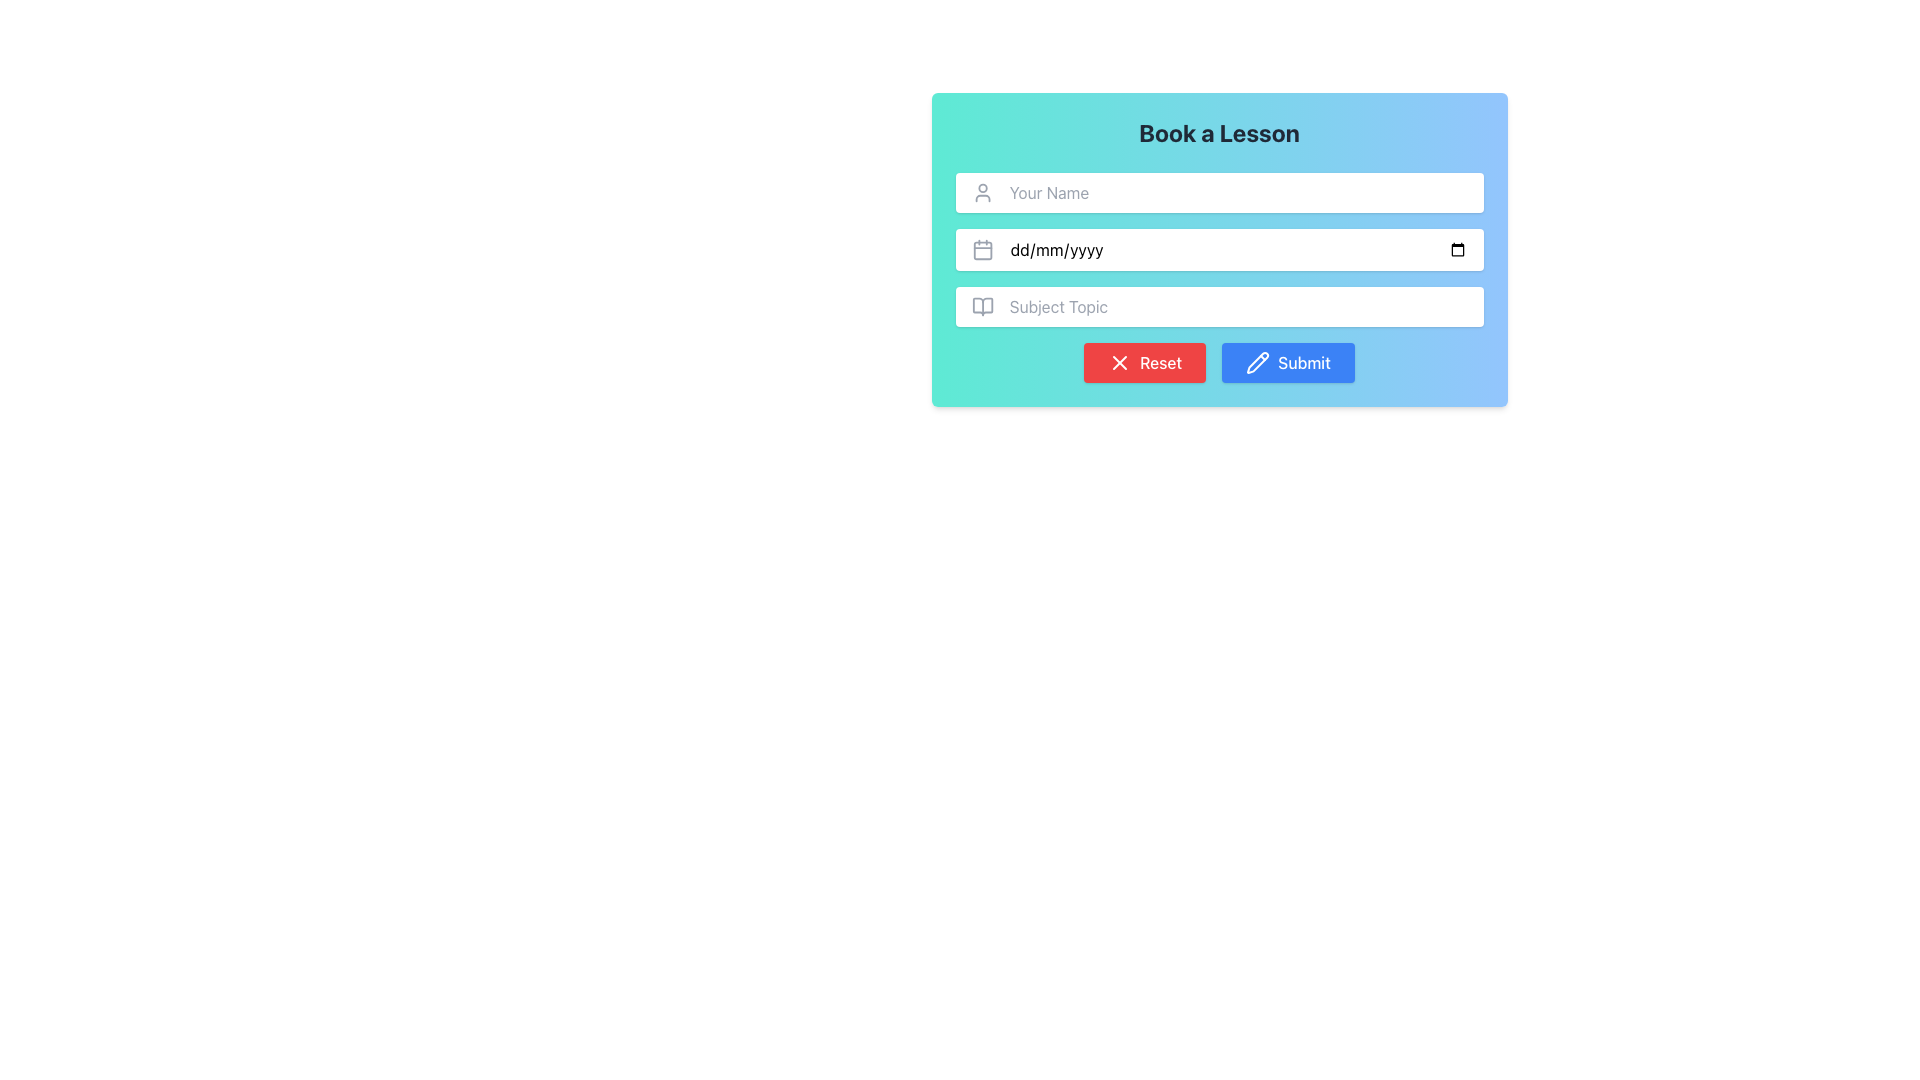 The width and height of the screenshot is (1920, 1080). Describe the element at coordinates (1145, 362) in the screenshot. I see `the reset button located on the left of the 'Submit' button in the bottom section of the modal form` at that location.